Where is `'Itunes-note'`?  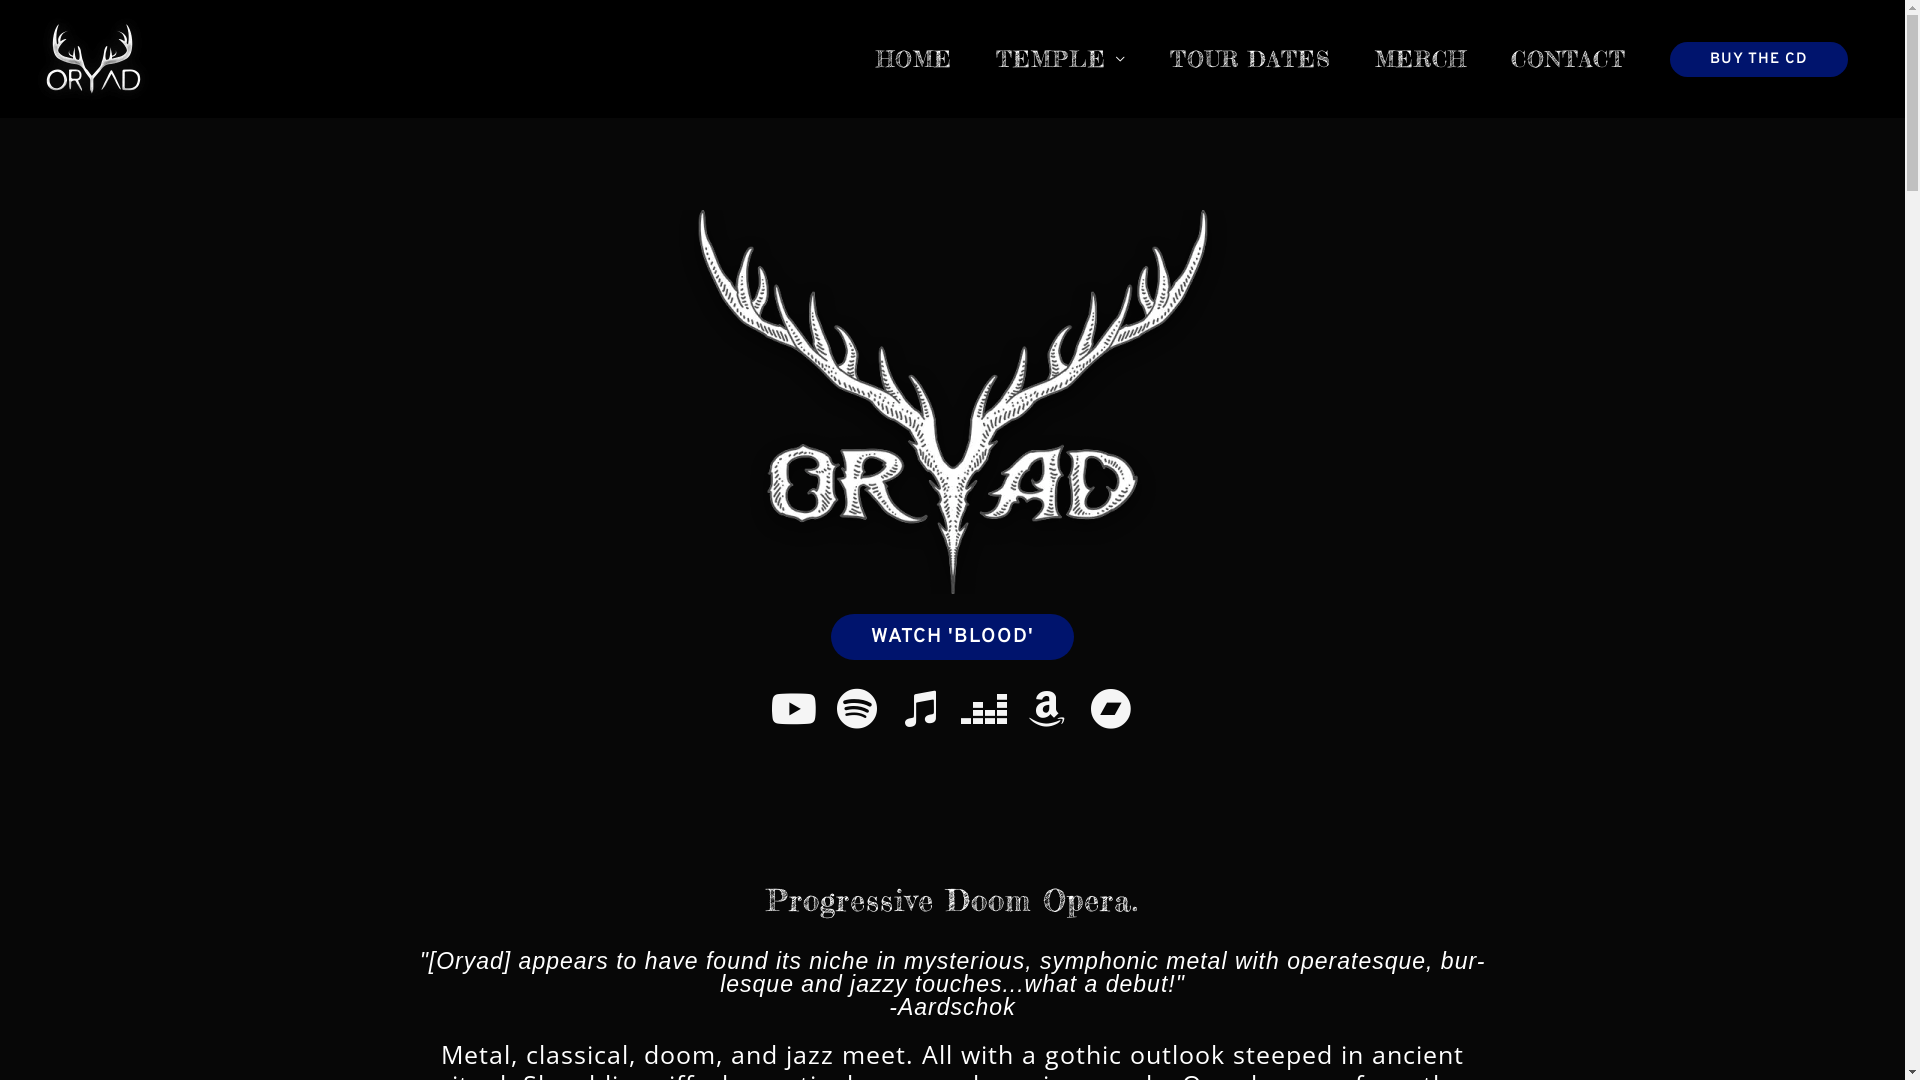 'Itunes-note' is located at coordinates (919, 707).